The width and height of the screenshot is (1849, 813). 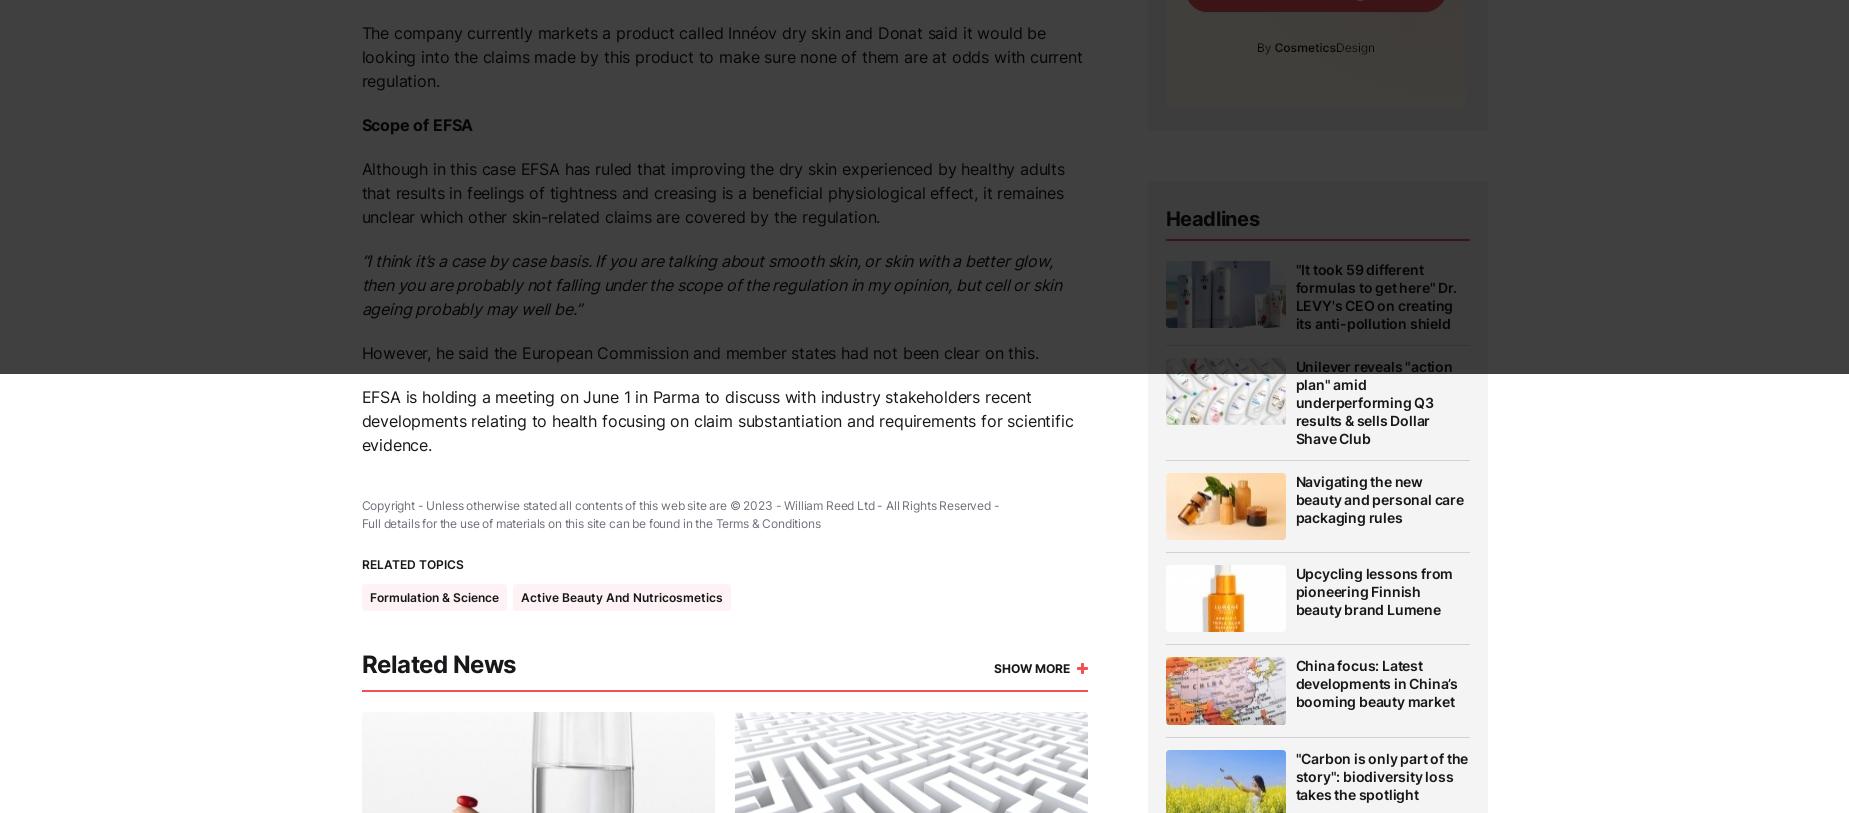 I want to click on 'The company currently markets a product called Innéov dry skin and Donat said it would be looking into the claims made by this product to make sure none of them are at odds with current regulation.', so click(x=720, y=55).